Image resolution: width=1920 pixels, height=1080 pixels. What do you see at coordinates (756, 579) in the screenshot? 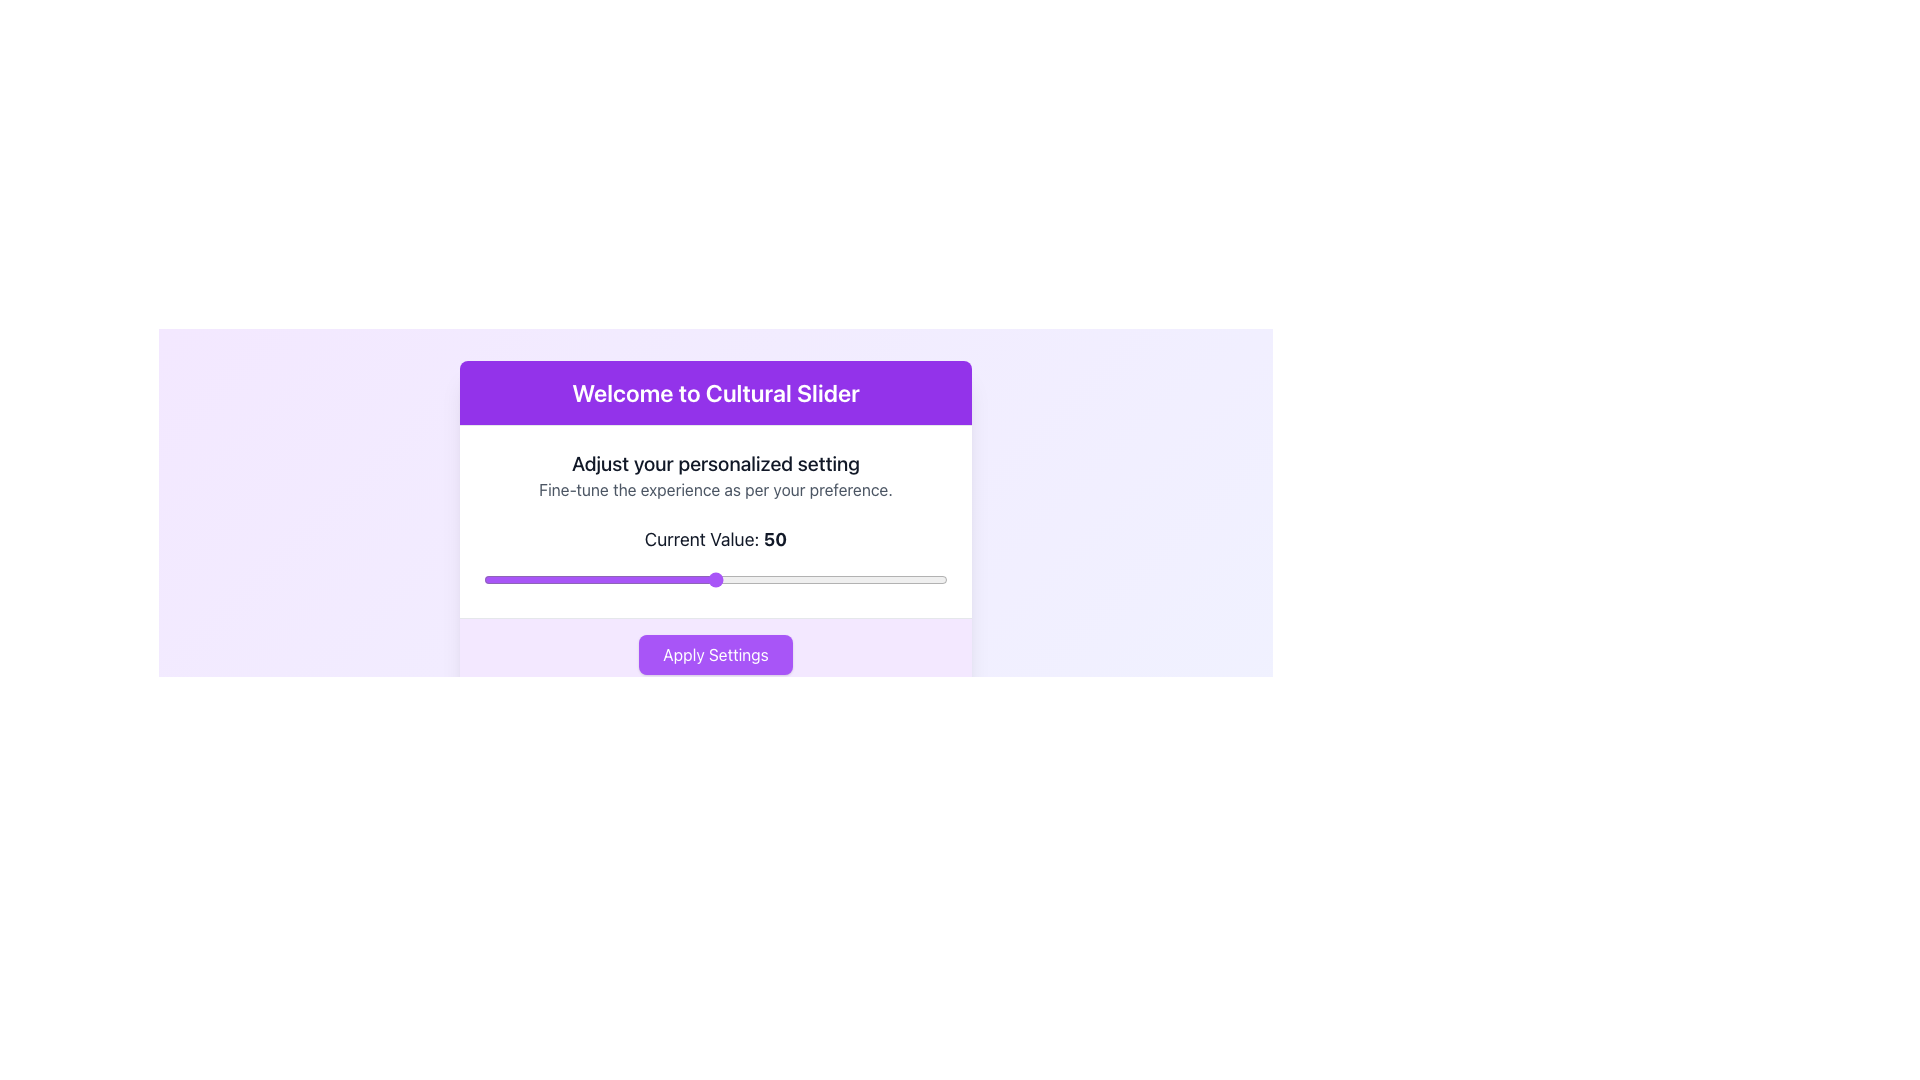
I see `slider value` at bounding box center [756, 579].